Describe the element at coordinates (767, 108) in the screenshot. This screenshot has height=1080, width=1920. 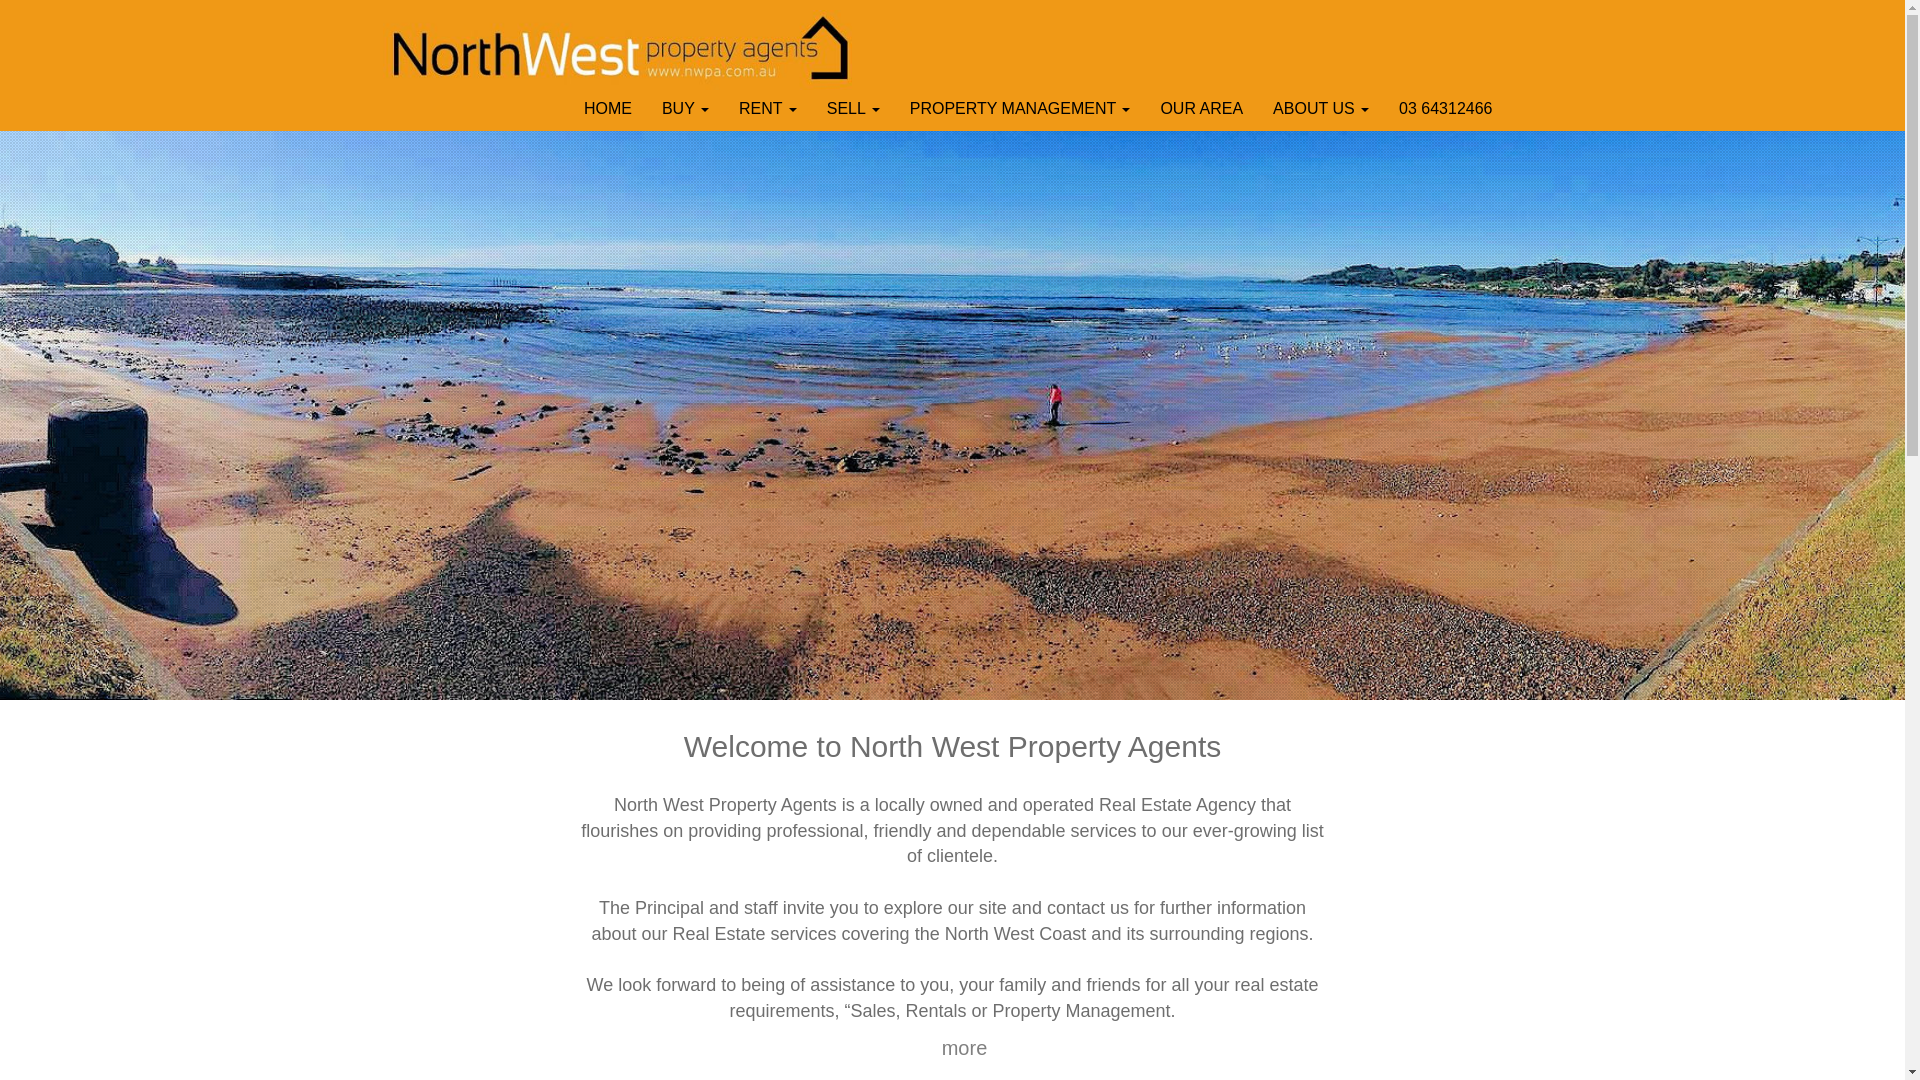
I see `'RENT'` at that location.